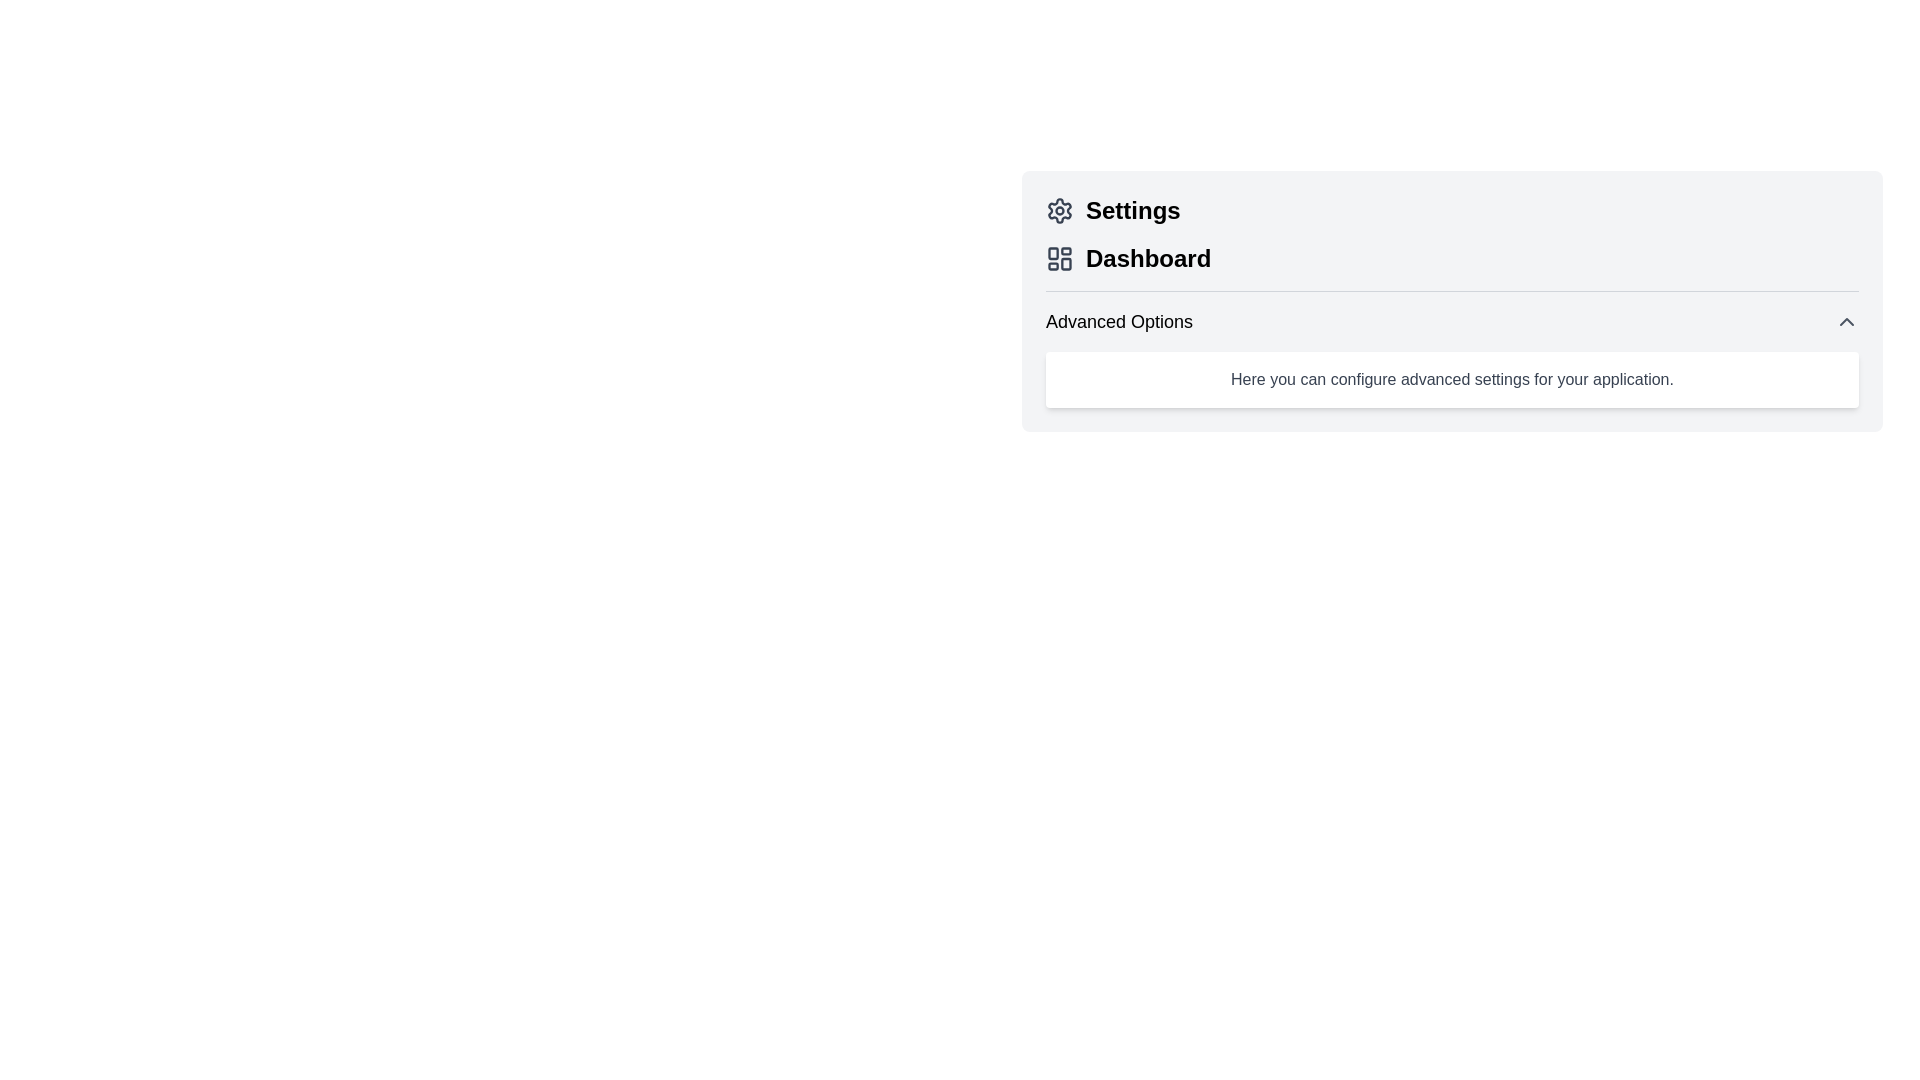 The width and height of the screenshot is (1920, 1080). Describe the element at coordinates (1846, 320) in the screenshot. I see `the arrow icon button that collapses the 'Advanced Options' section` at that location.